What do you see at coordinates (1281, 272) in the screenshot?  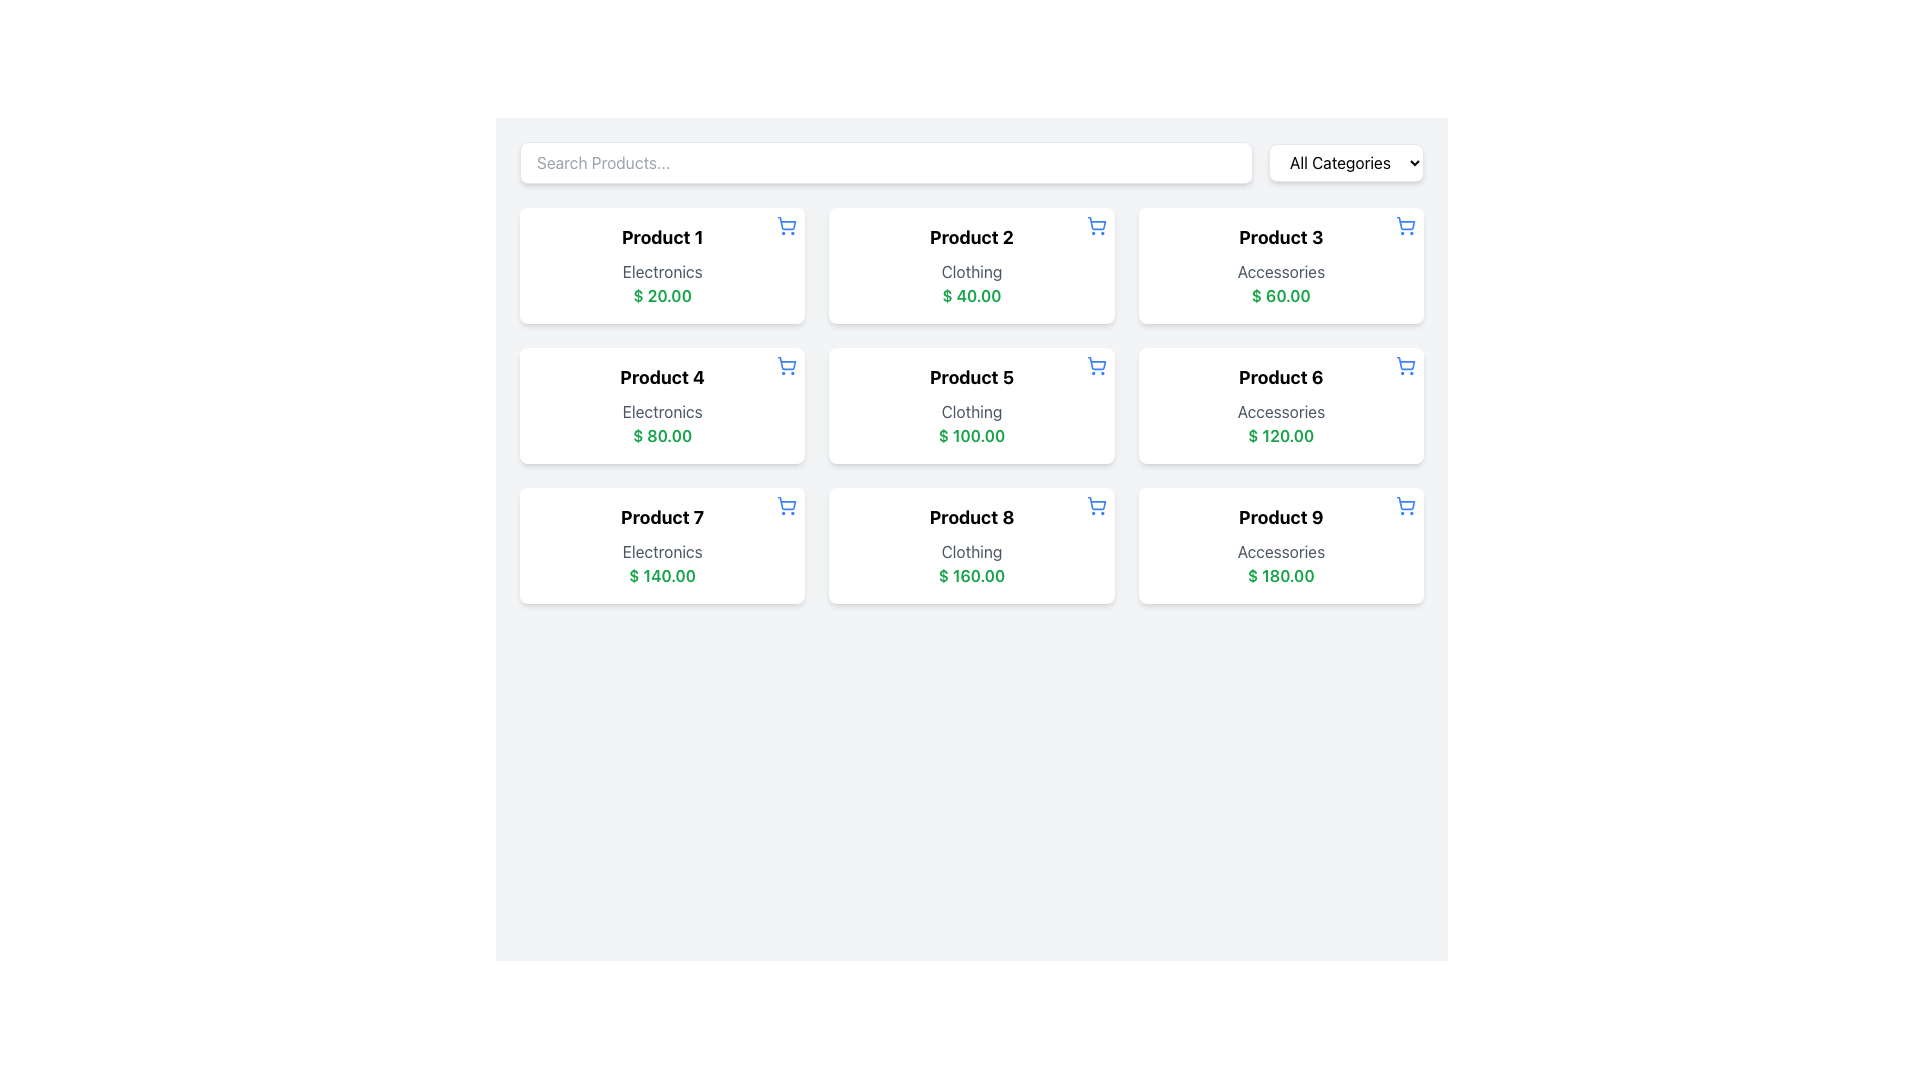 I see `the text label displaying 'Accessories', which is styled in gray color and positioned below 'Product 3' and above the price '$ 60.00'` at bounding box center [1281, 272].